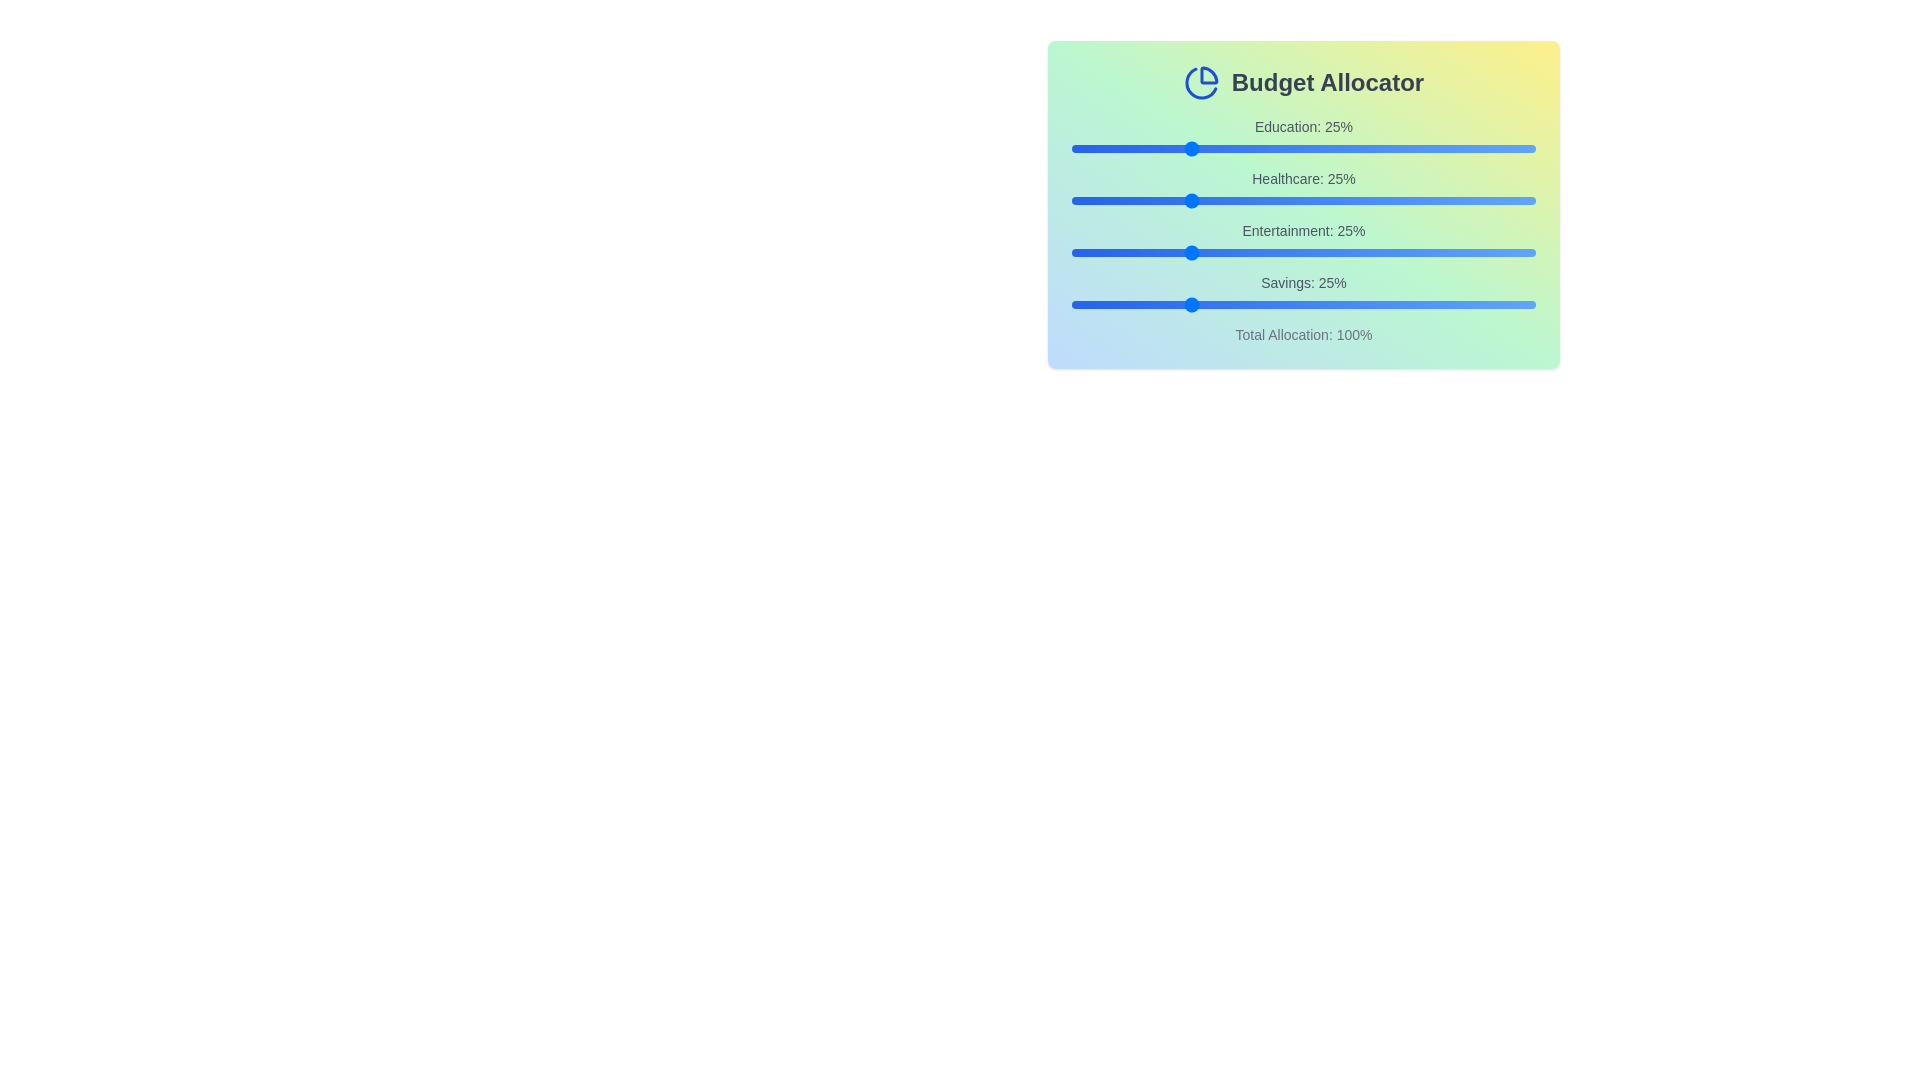  I want to click on the pie chart icon in the header to trigger additional actions, so click(1200, 82).